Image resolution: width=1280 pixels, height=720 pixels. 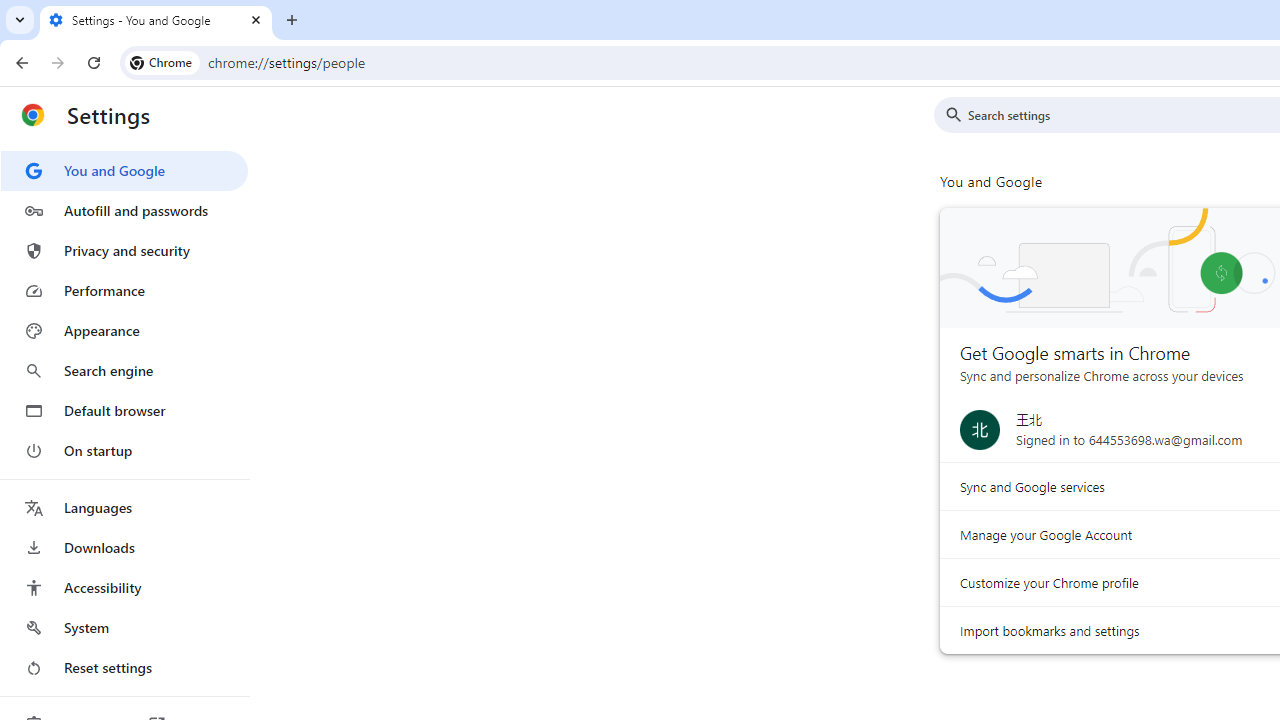 What do you see at coordinates (123, 371) in the screenshot?
I see `'Search engine'` at bounding box center [123, 371].